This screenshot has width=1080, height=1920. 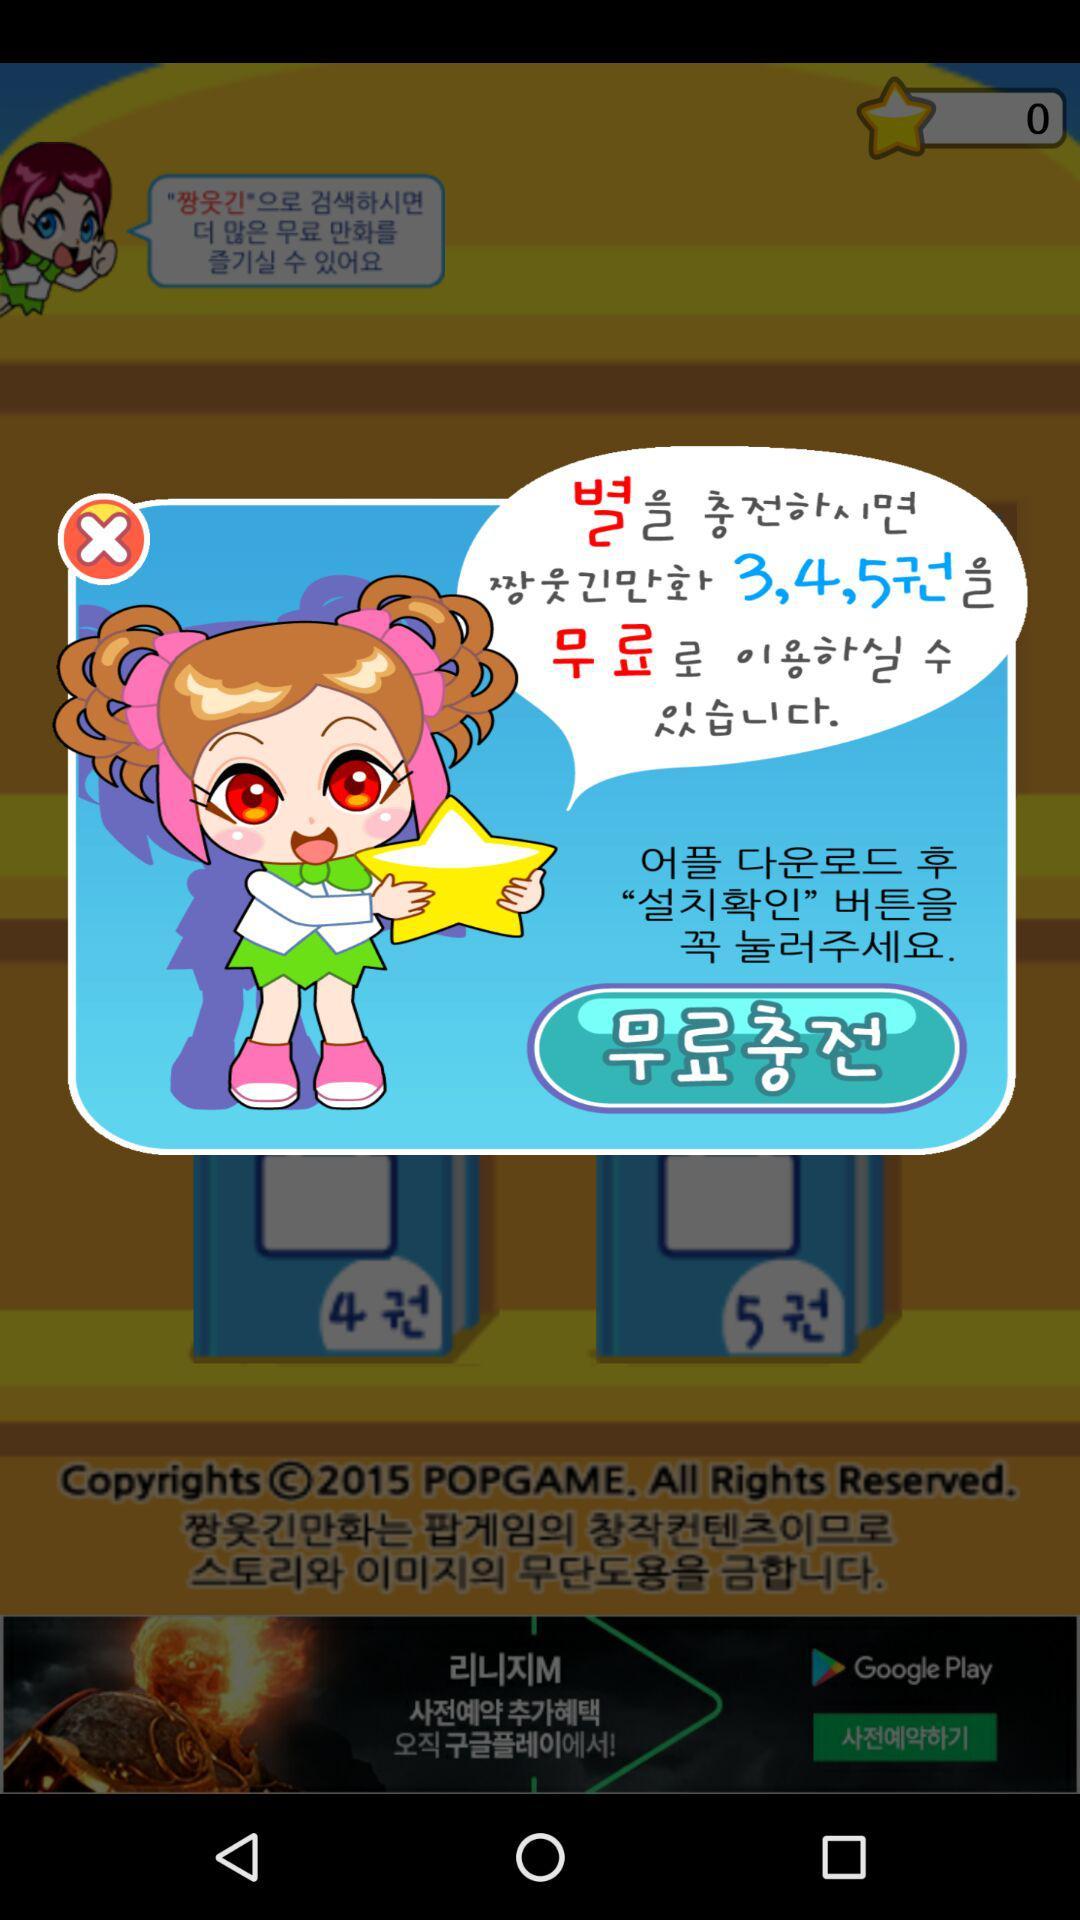 I want to click on go back, so click(x=103, y=539).